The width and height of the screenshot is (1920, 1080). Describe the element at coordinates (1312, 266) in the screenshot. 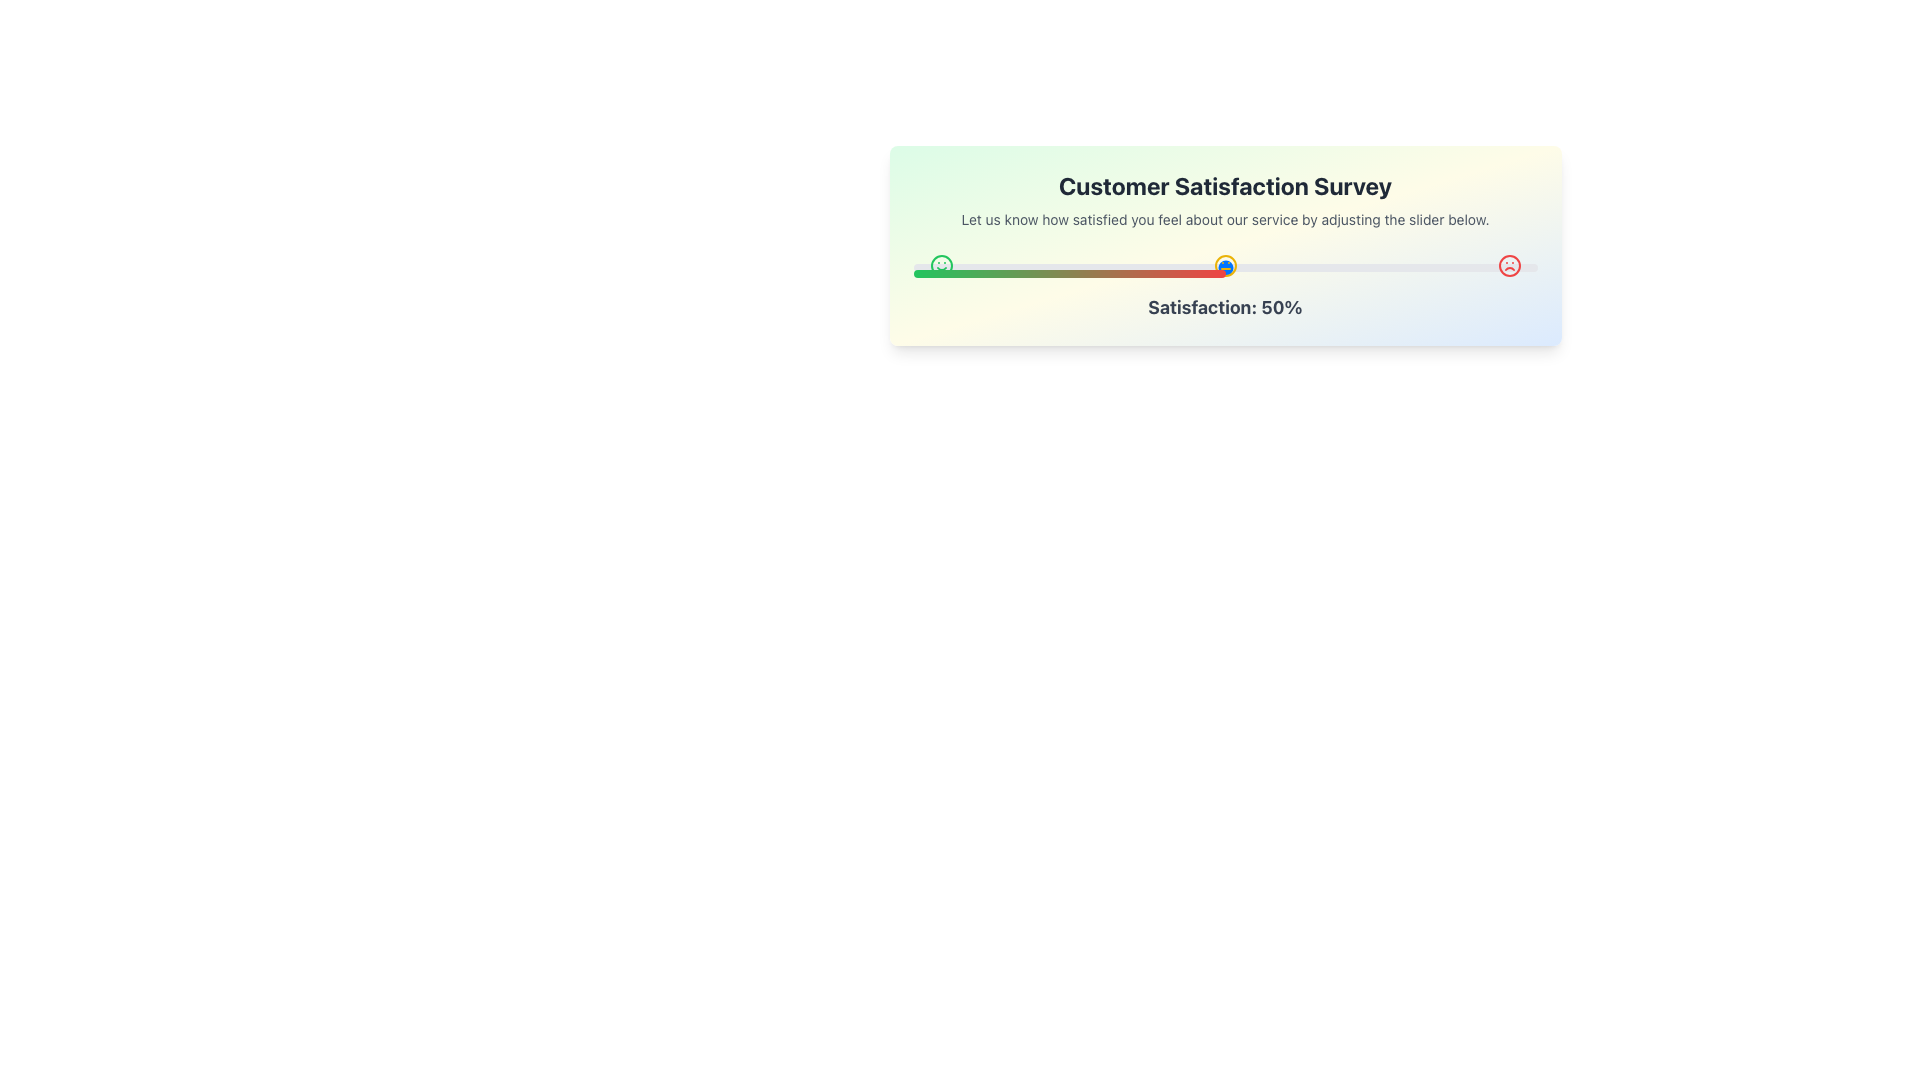

I see `satisfaction level` at that location.